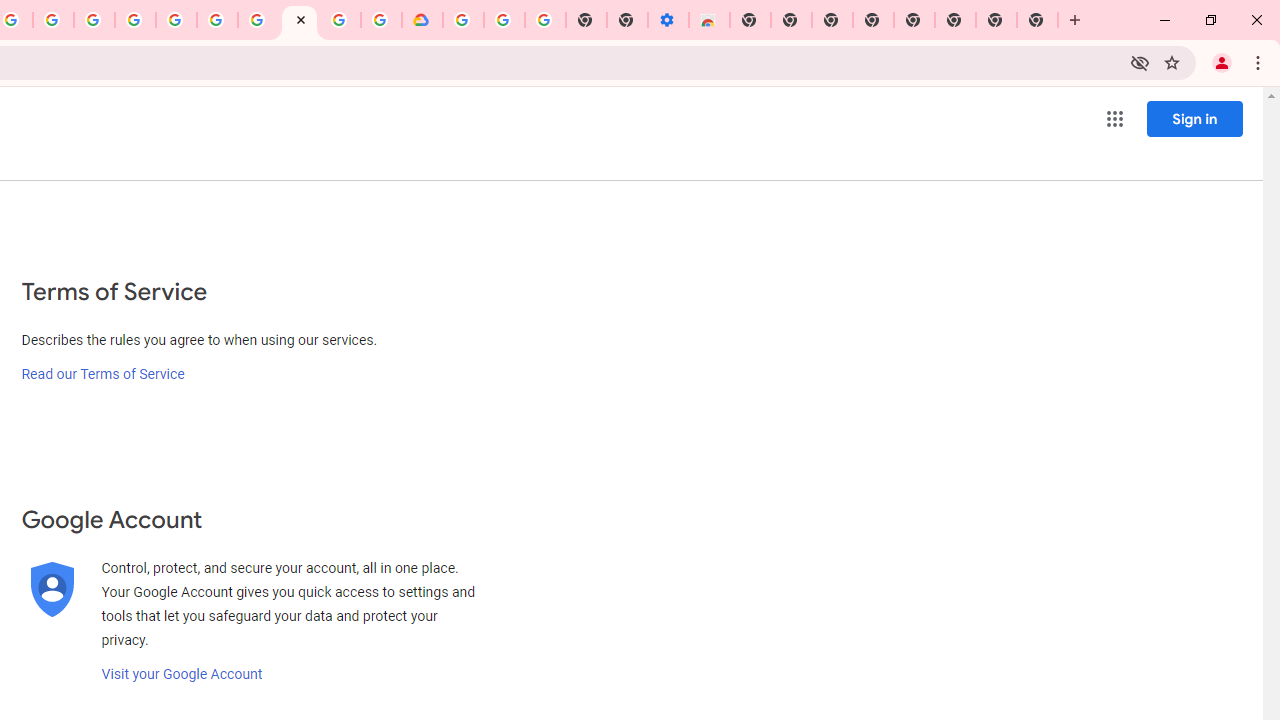 The width and height of the screenshot is (1280, 720). I want to click on 'Chrome Web Store - Accessibility extensions', so click(709, 20).